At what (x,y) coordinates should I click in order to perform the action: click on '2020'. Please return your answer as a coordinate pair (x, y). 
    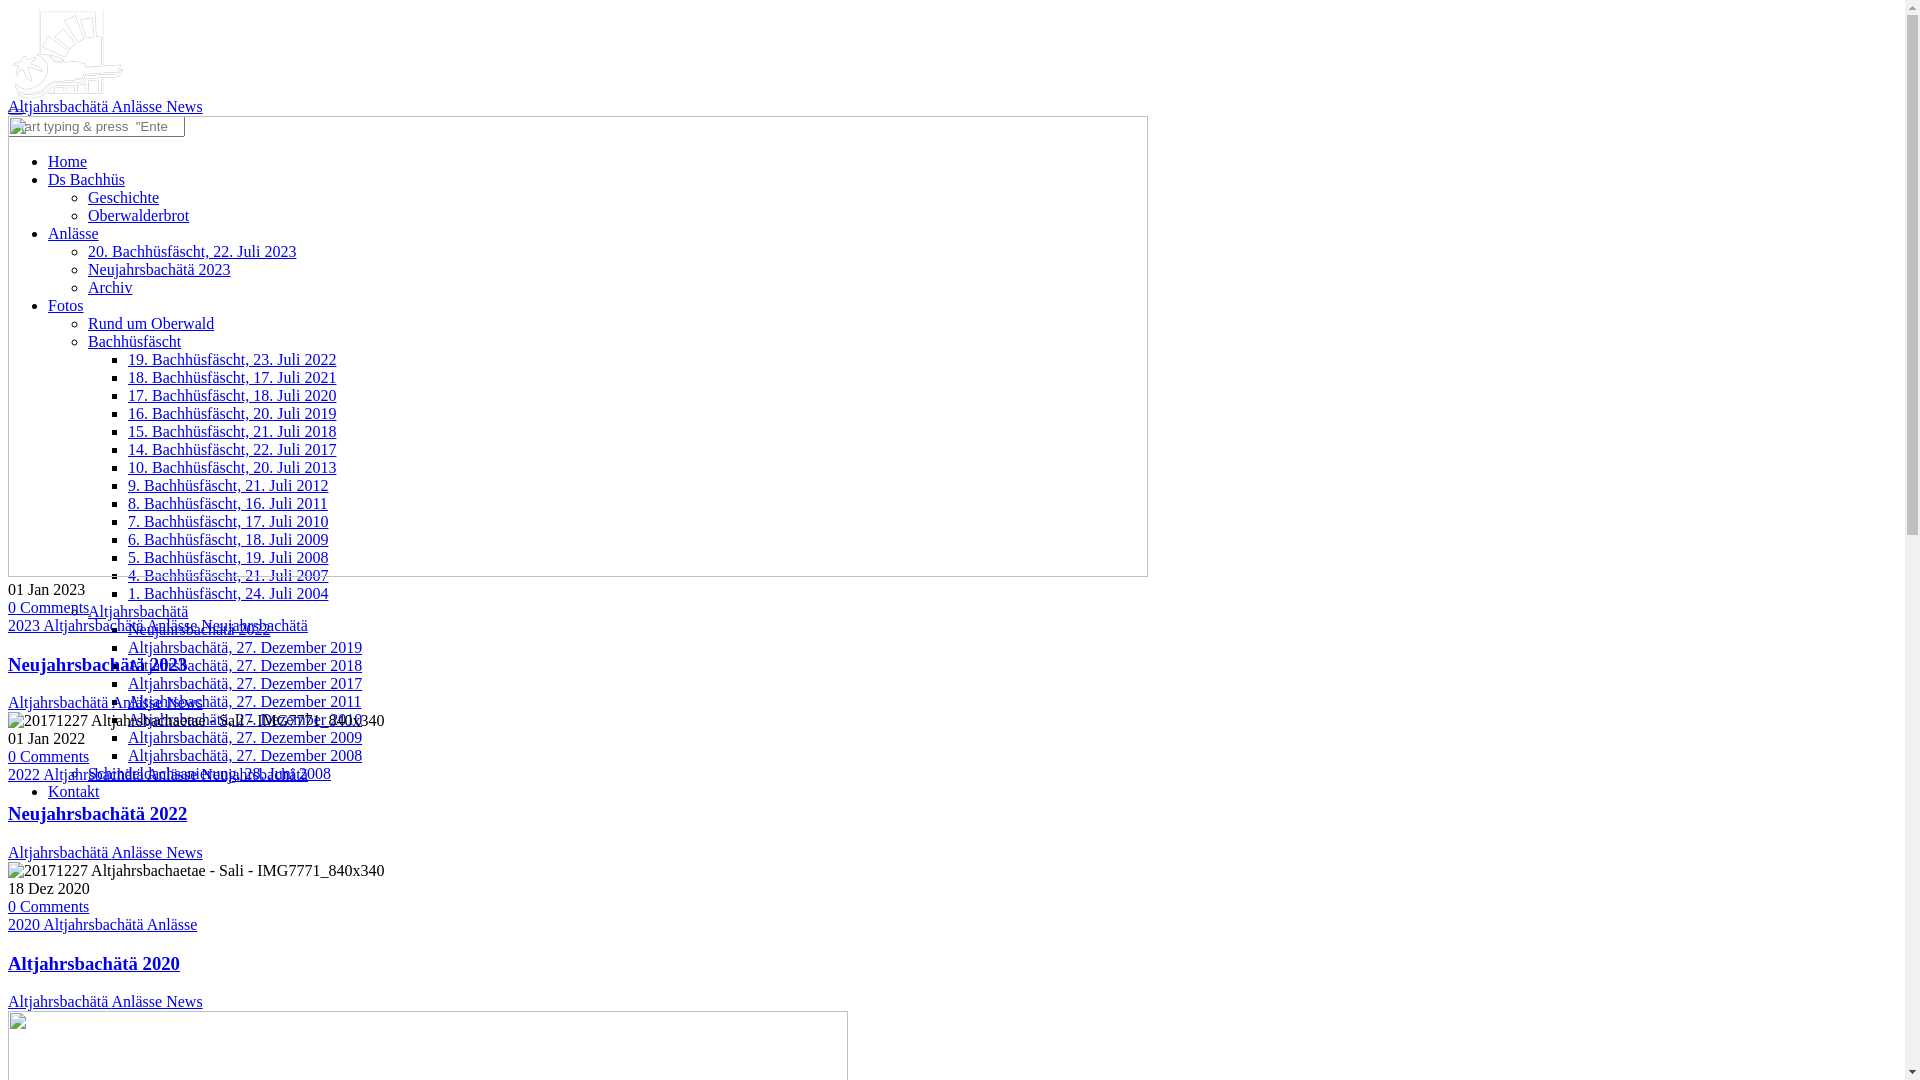
    Looking at the image, I should click on (25, 924).